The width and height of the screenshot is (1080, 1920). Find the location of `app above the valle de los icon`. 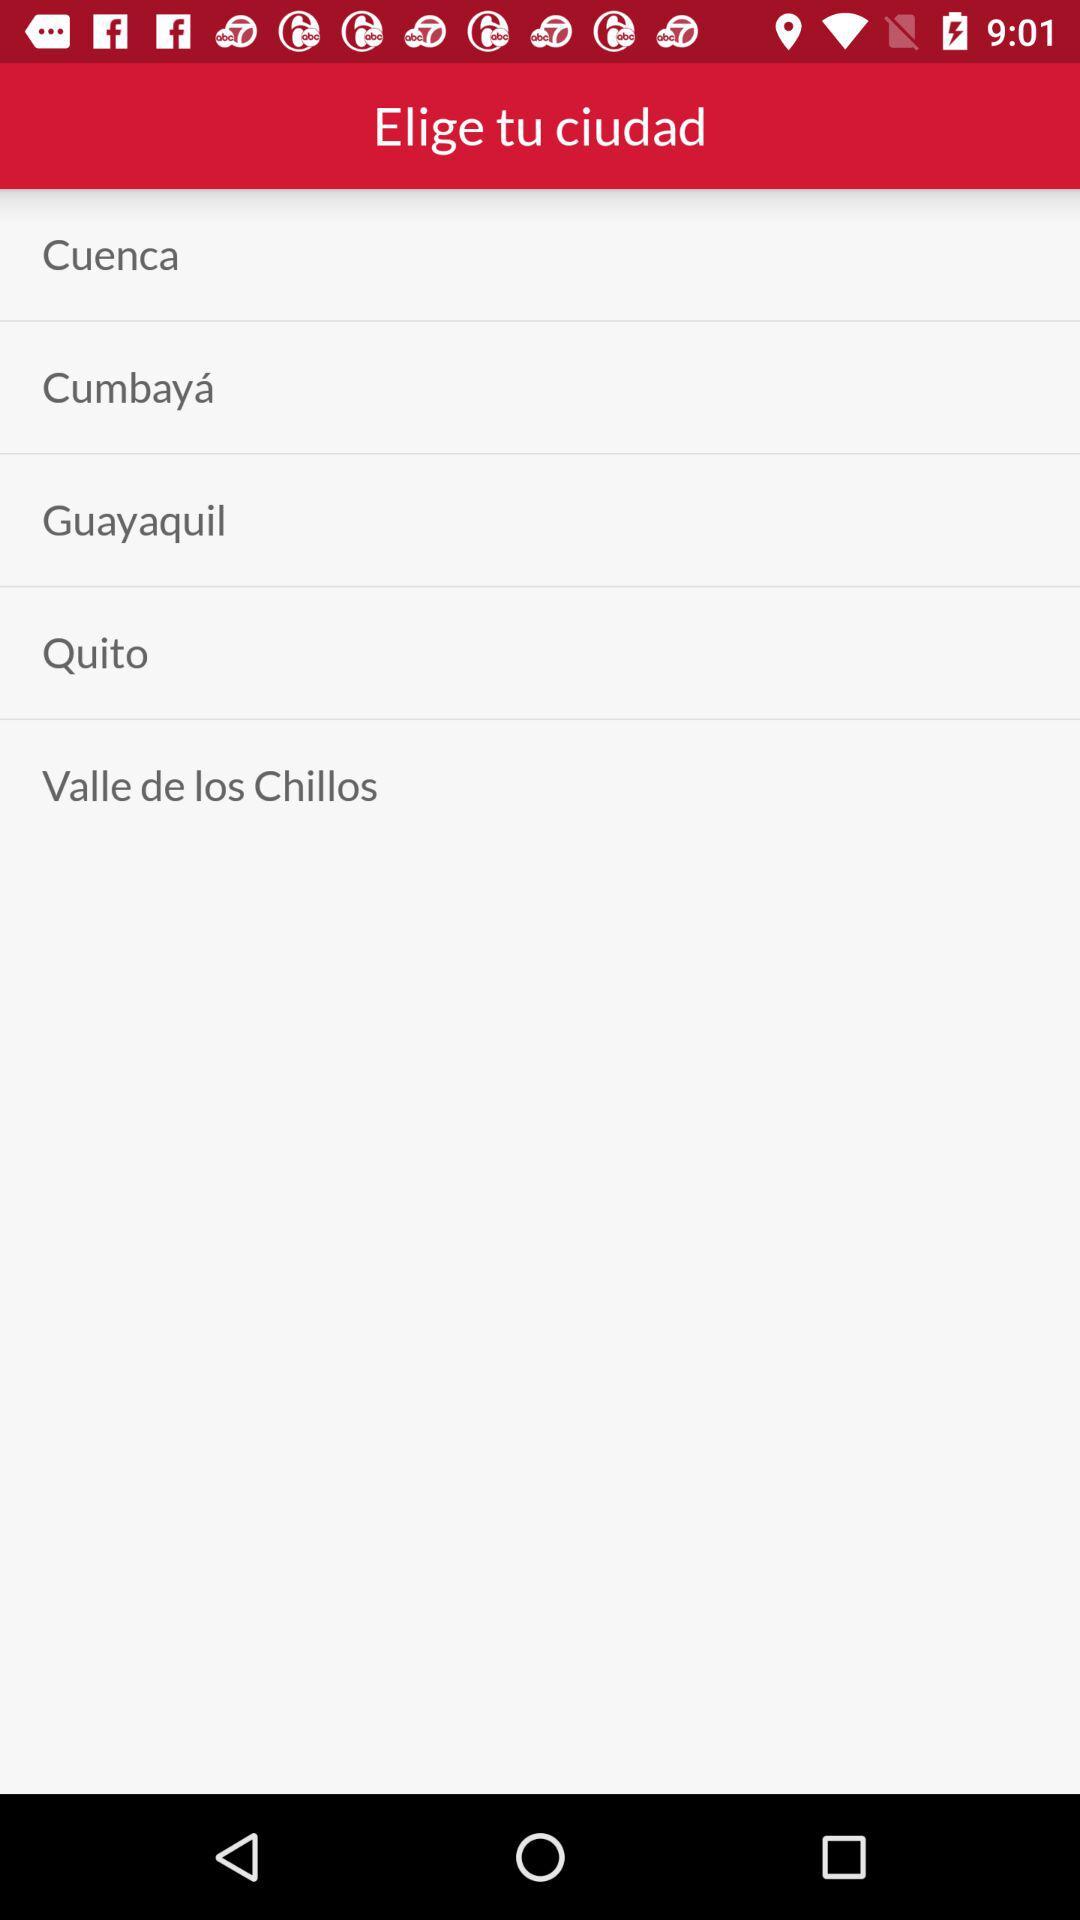

app above the valle de los icon is located at coordinates (95, 652).